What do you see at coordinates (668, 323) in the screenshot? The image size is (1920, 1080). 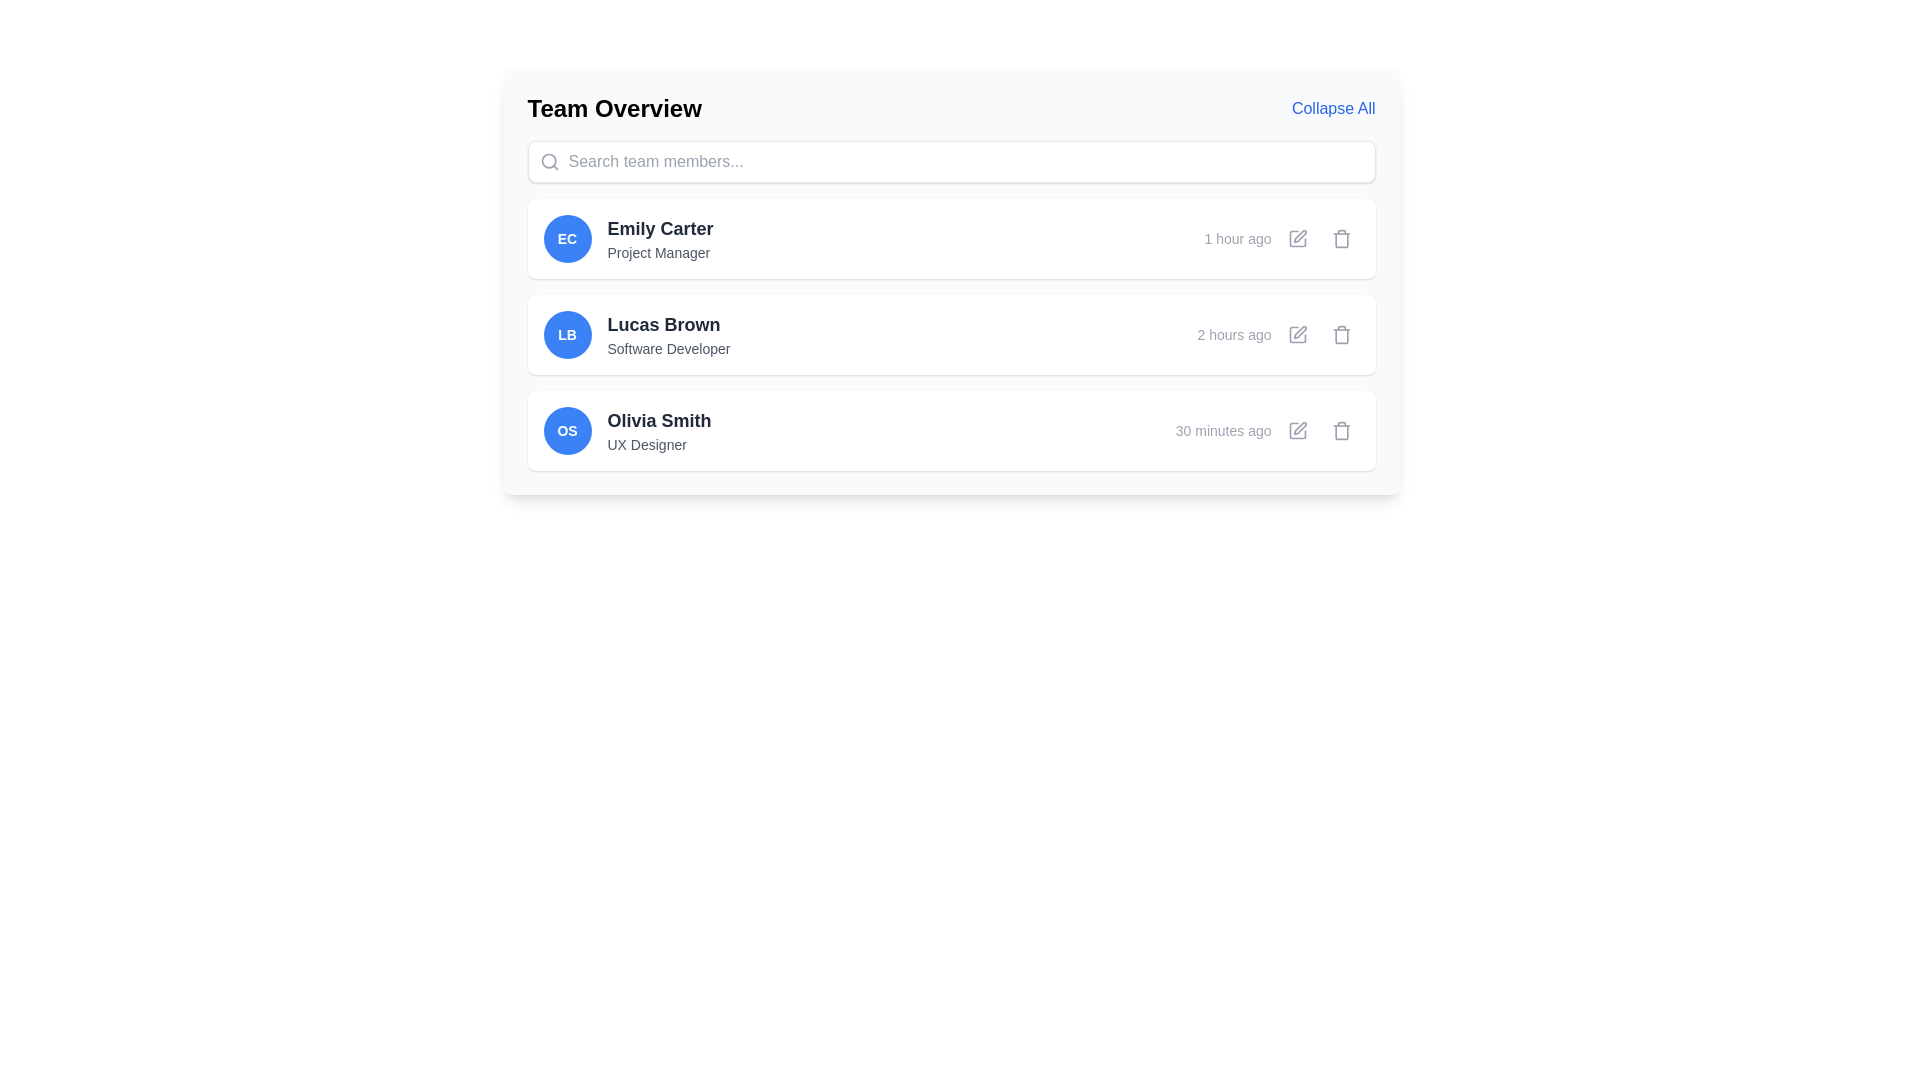 I see `the text label displaying the name of an individual in the 'Team Overview' section, which is located above the role description 'Software Developer' and adjacent to the 'LB' circular icon` at bounding box center [668, 323].